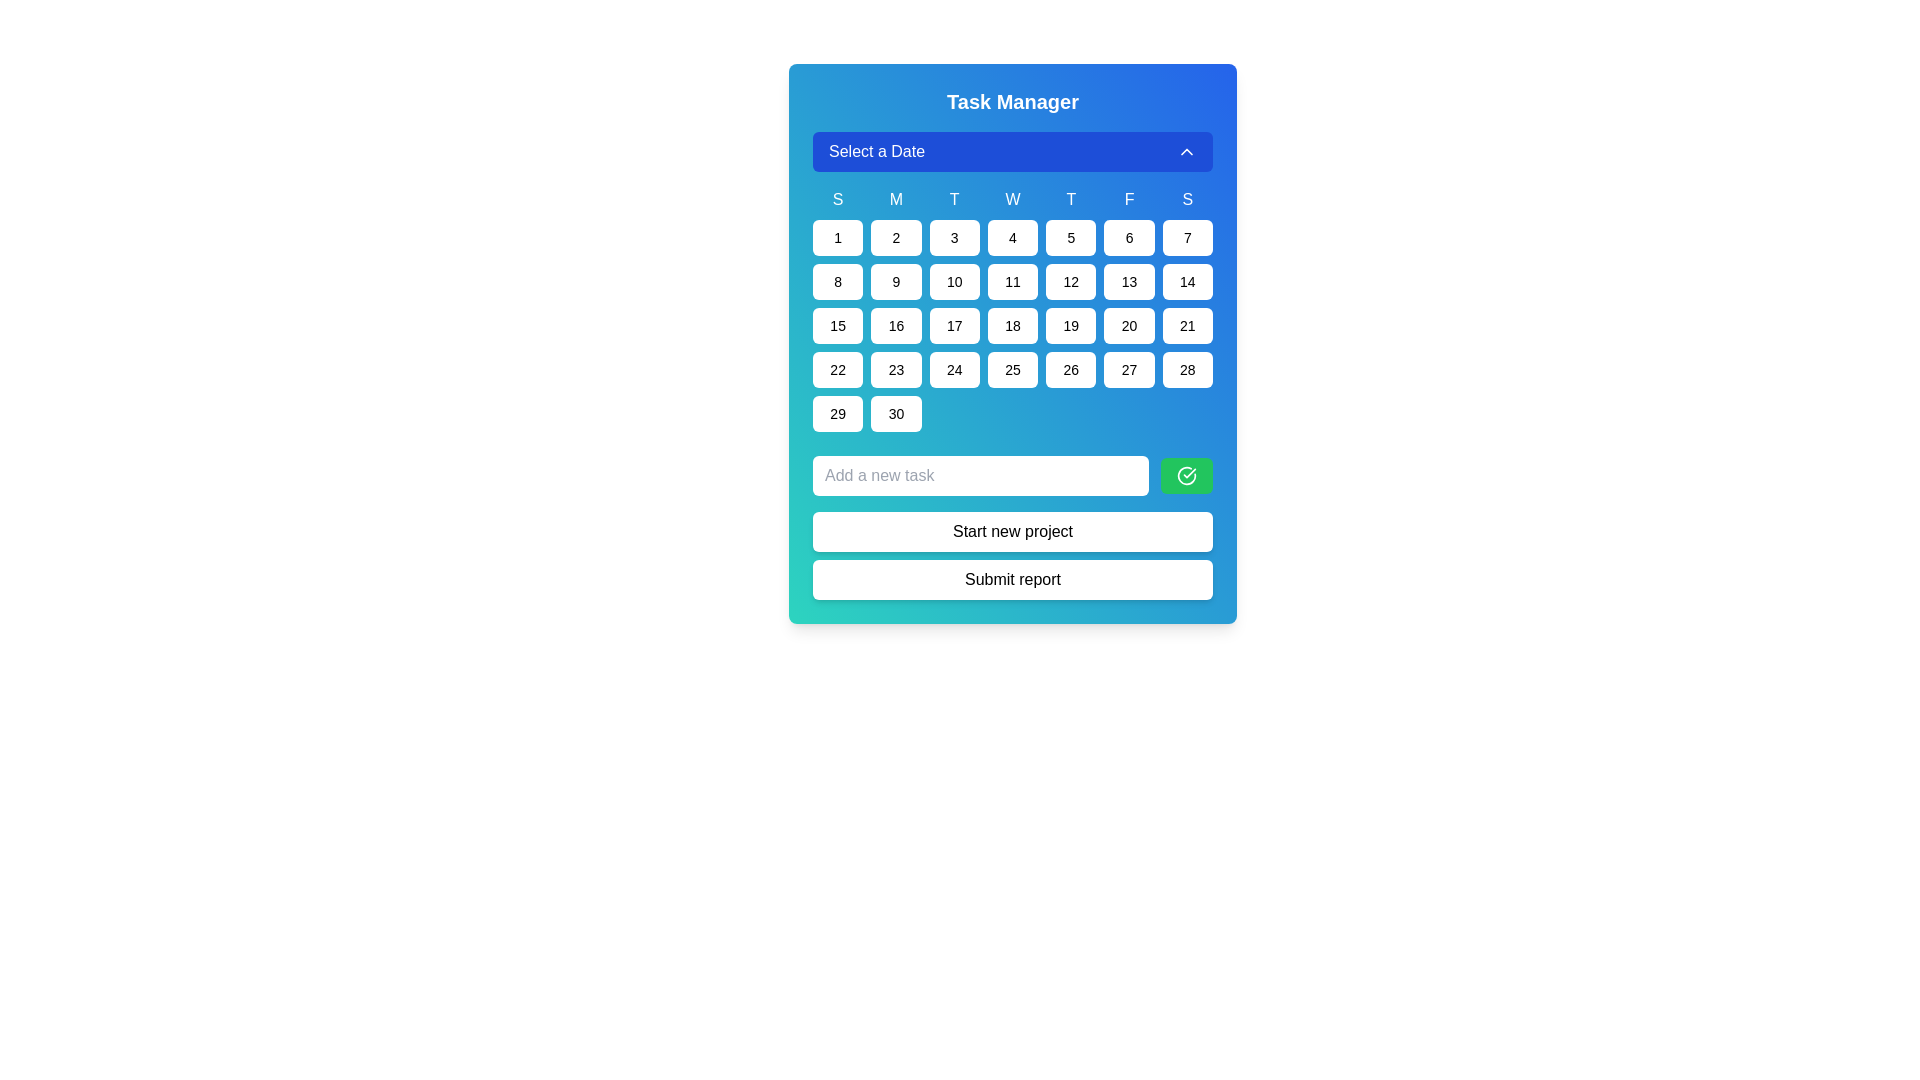  What do you see at coordinates (1187, 281) in the screenshot?
I see `the button displaying the number '14', which is a rectangular button with a white background and black text` at bounding box center [1187, 281].